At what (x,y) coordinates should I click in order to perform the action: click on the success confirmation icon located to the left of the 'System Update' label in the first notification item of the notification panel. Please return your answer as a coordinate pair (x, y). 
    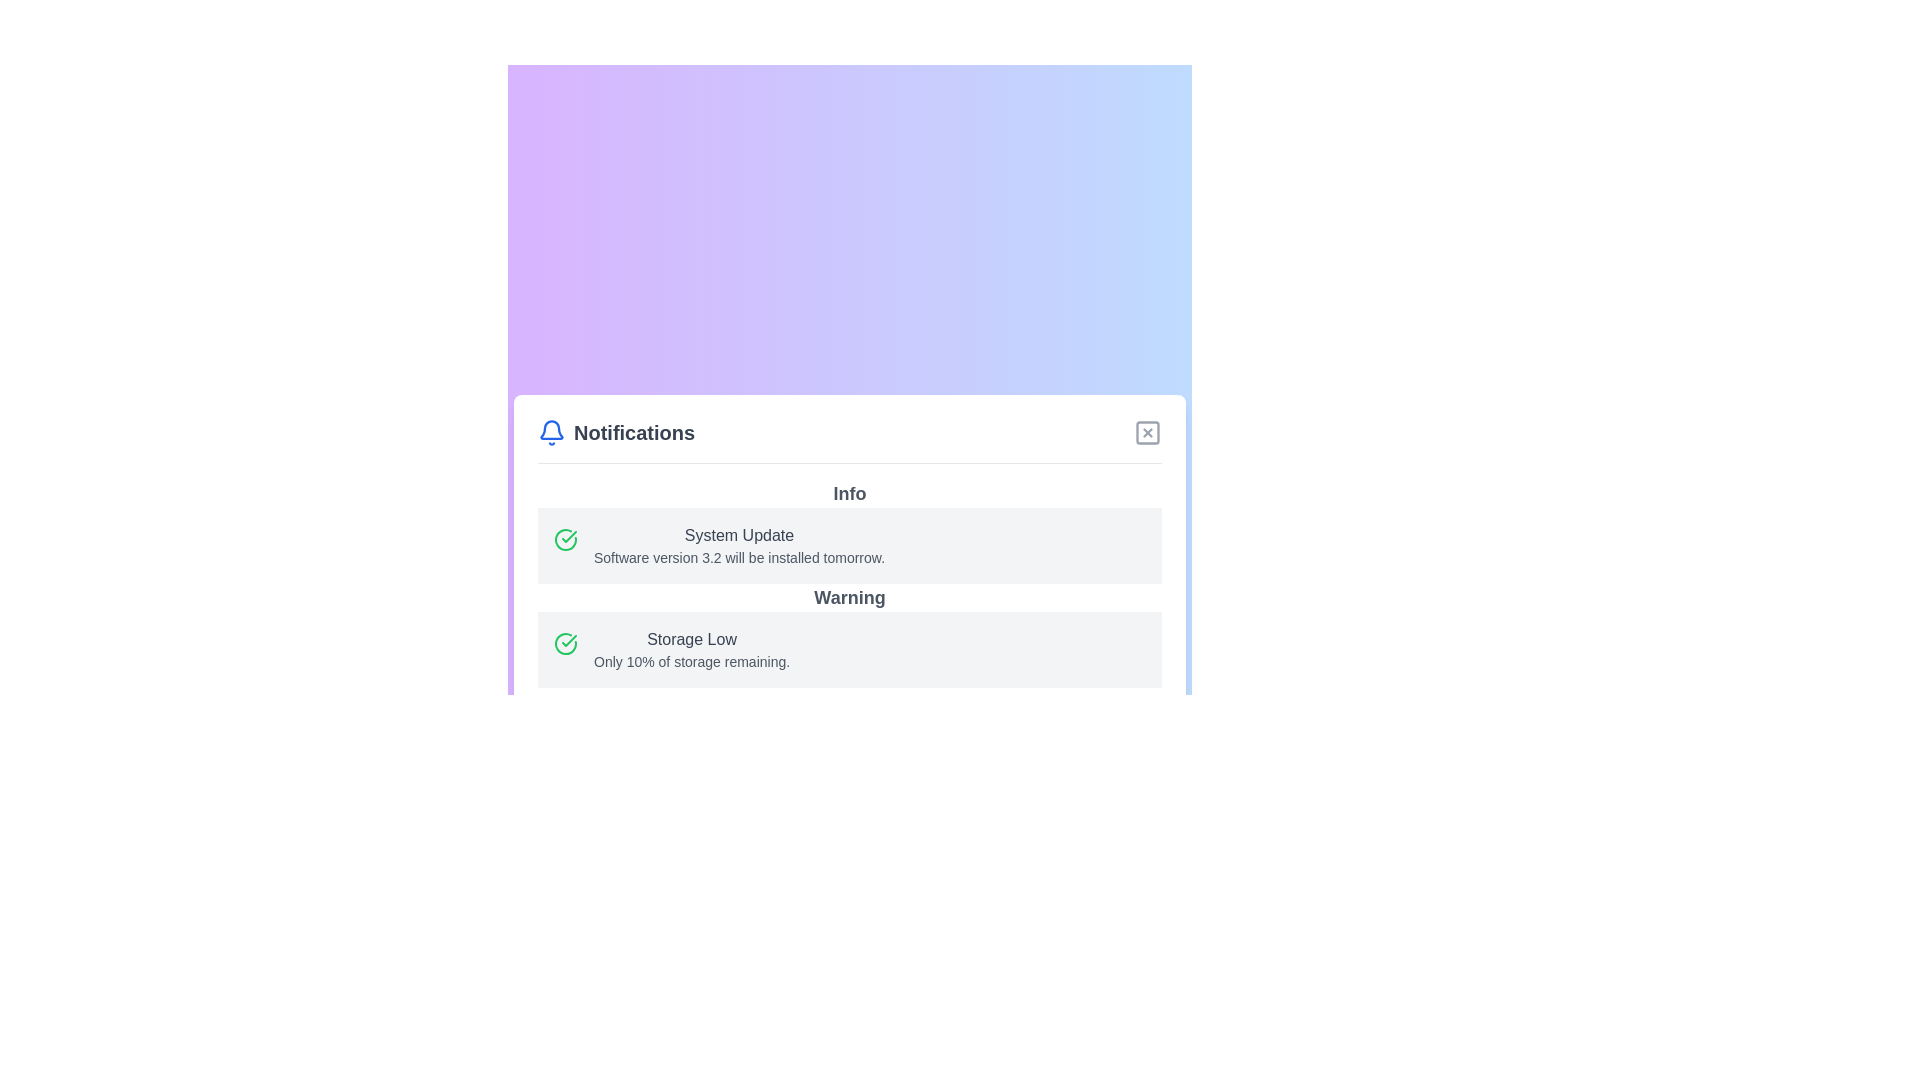
    Looking at the image, I should click on (568, 640).